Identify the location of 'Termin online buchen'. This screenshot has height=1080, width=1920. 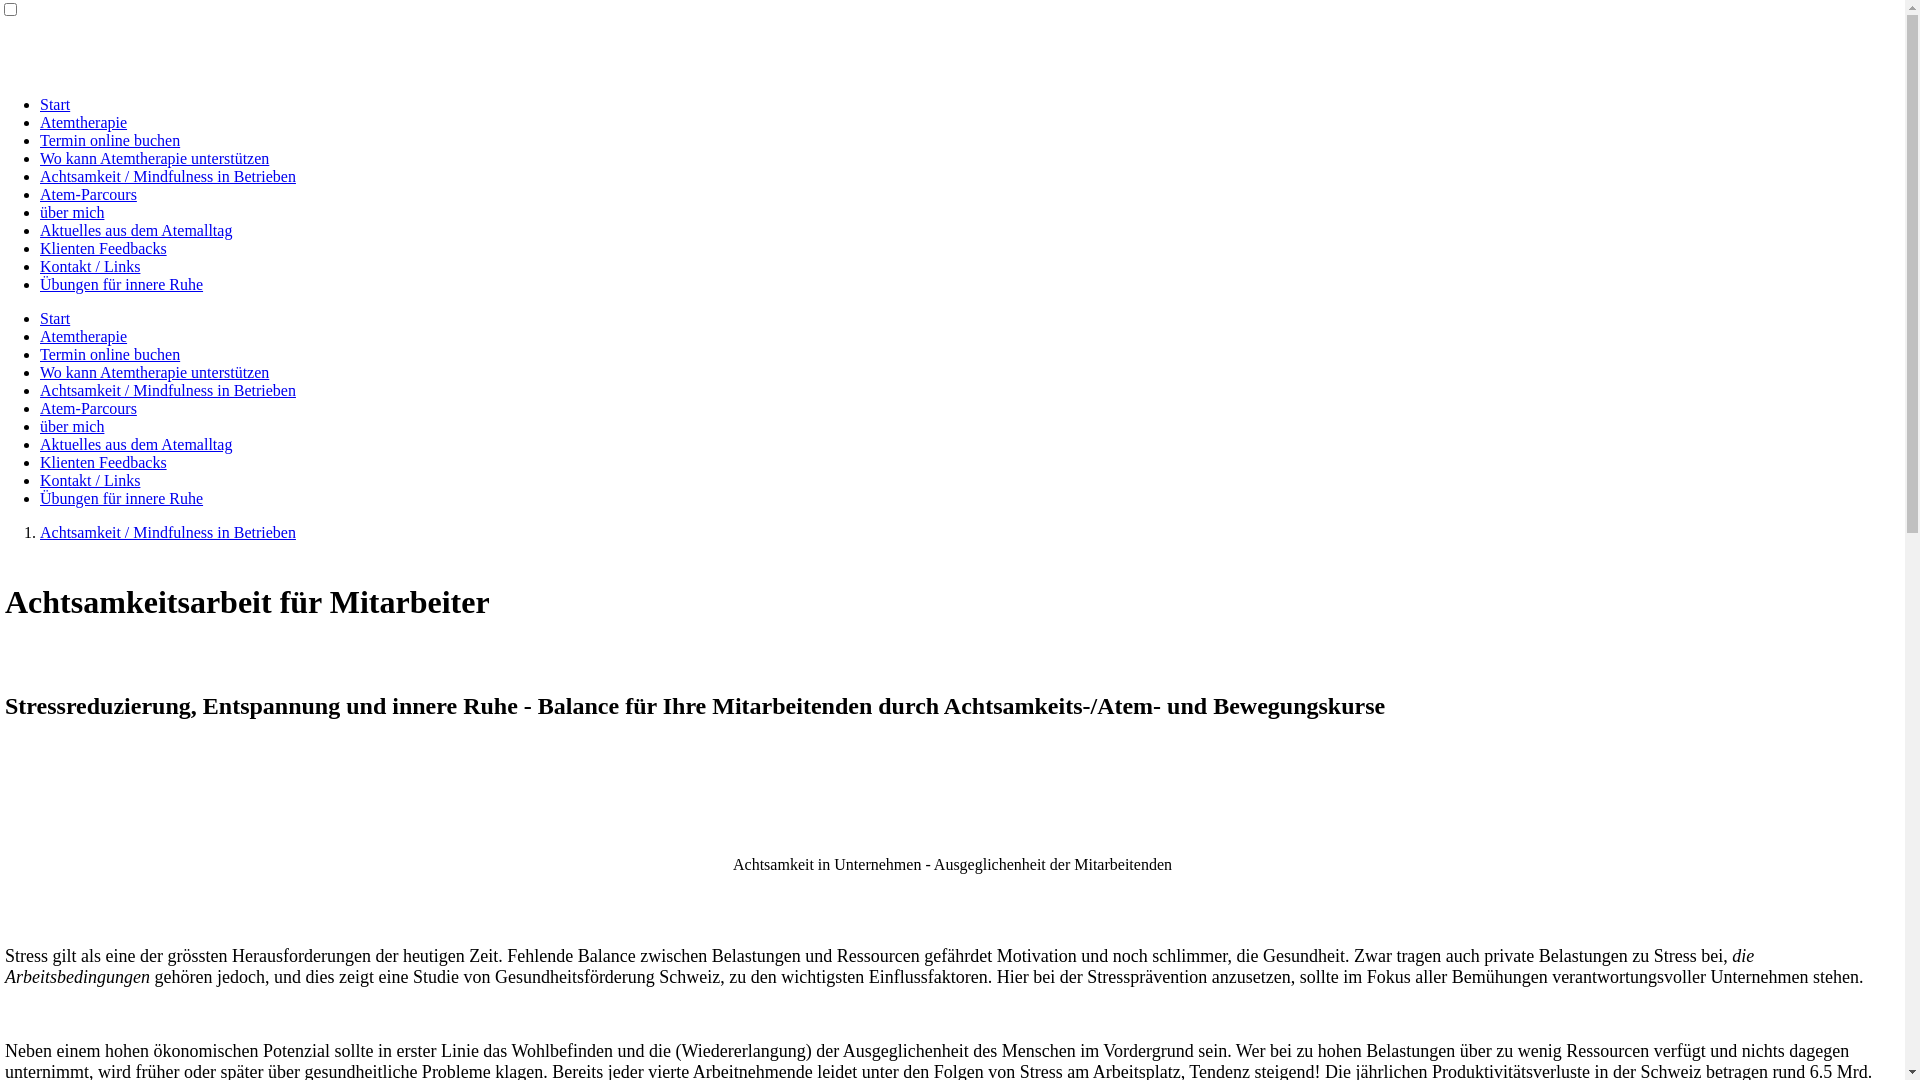
(109, 353).